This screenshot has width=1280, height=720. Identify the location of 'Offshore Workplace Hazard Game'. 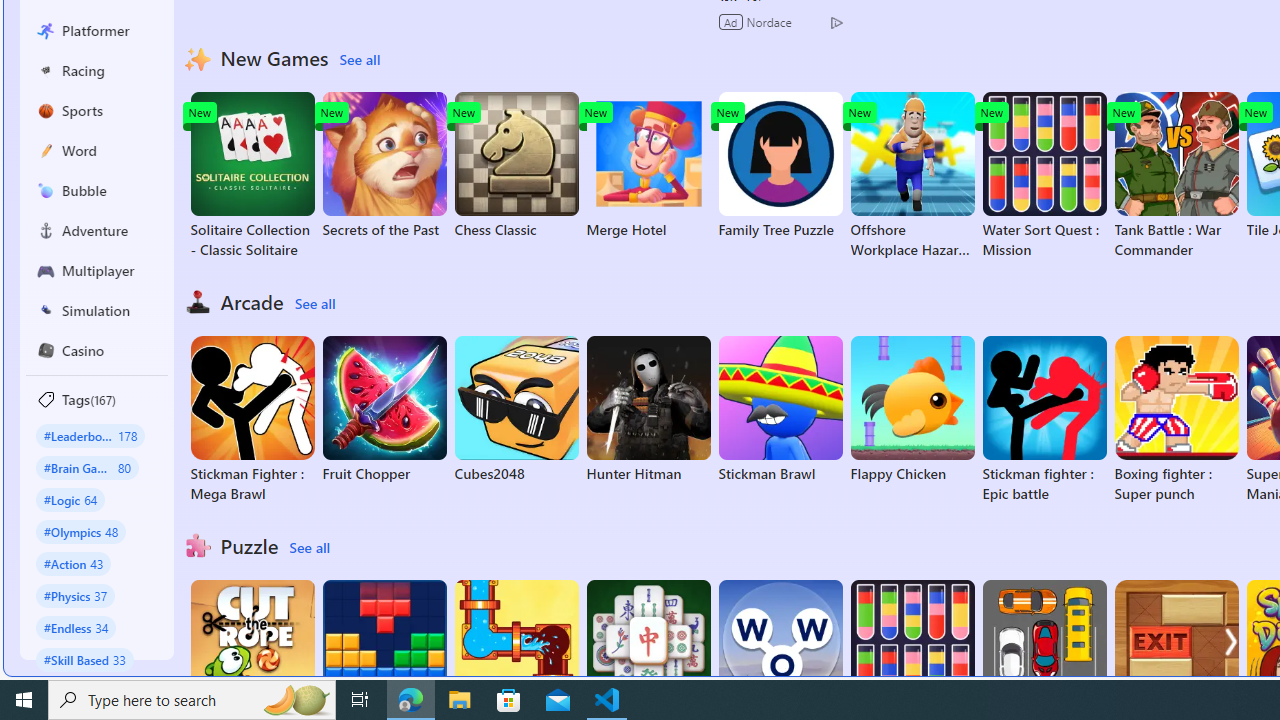
(911, 175).